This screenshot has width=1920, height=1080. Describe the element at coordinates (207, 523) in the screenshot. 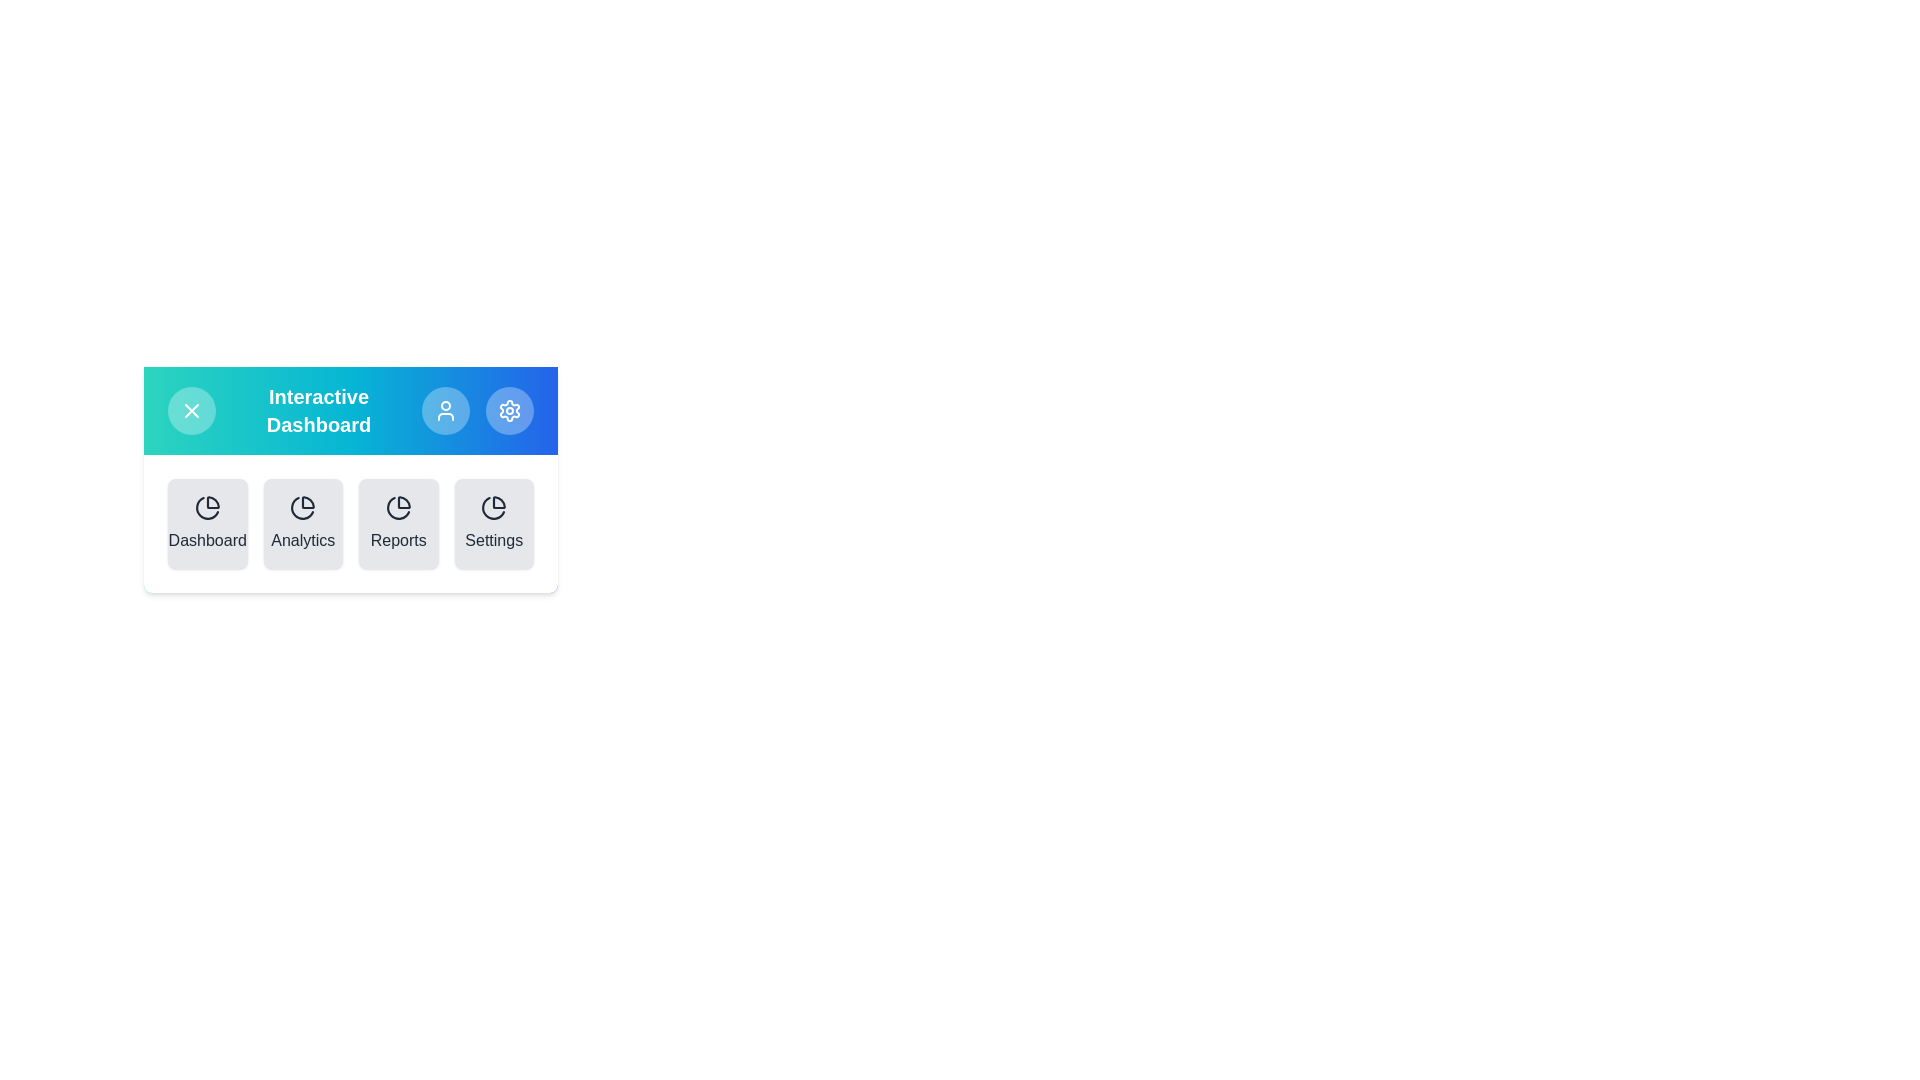

I see `the 'Dashboard' button to navigate to the Dashboard section` at that location.